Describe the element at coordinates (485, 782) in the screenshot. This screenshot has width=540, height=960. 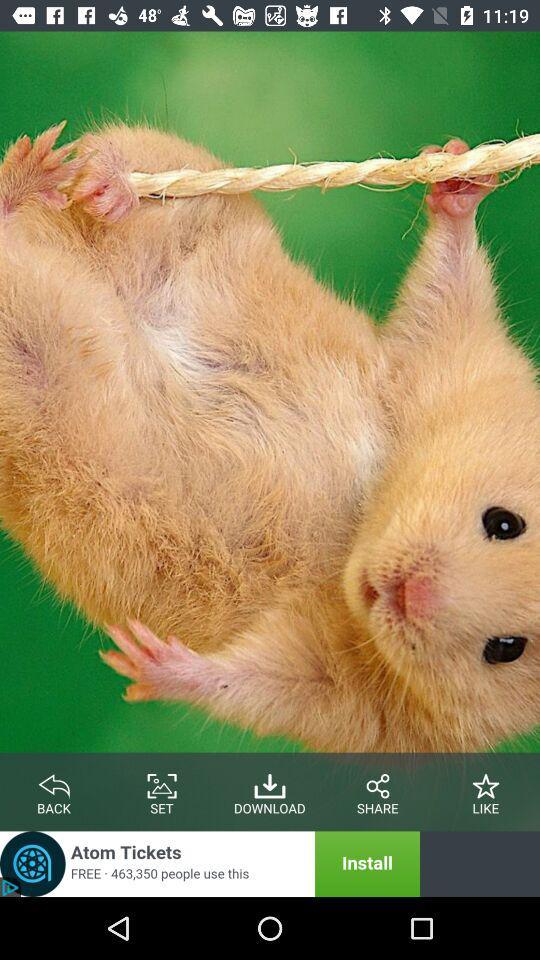
I see `like th post` at that location.